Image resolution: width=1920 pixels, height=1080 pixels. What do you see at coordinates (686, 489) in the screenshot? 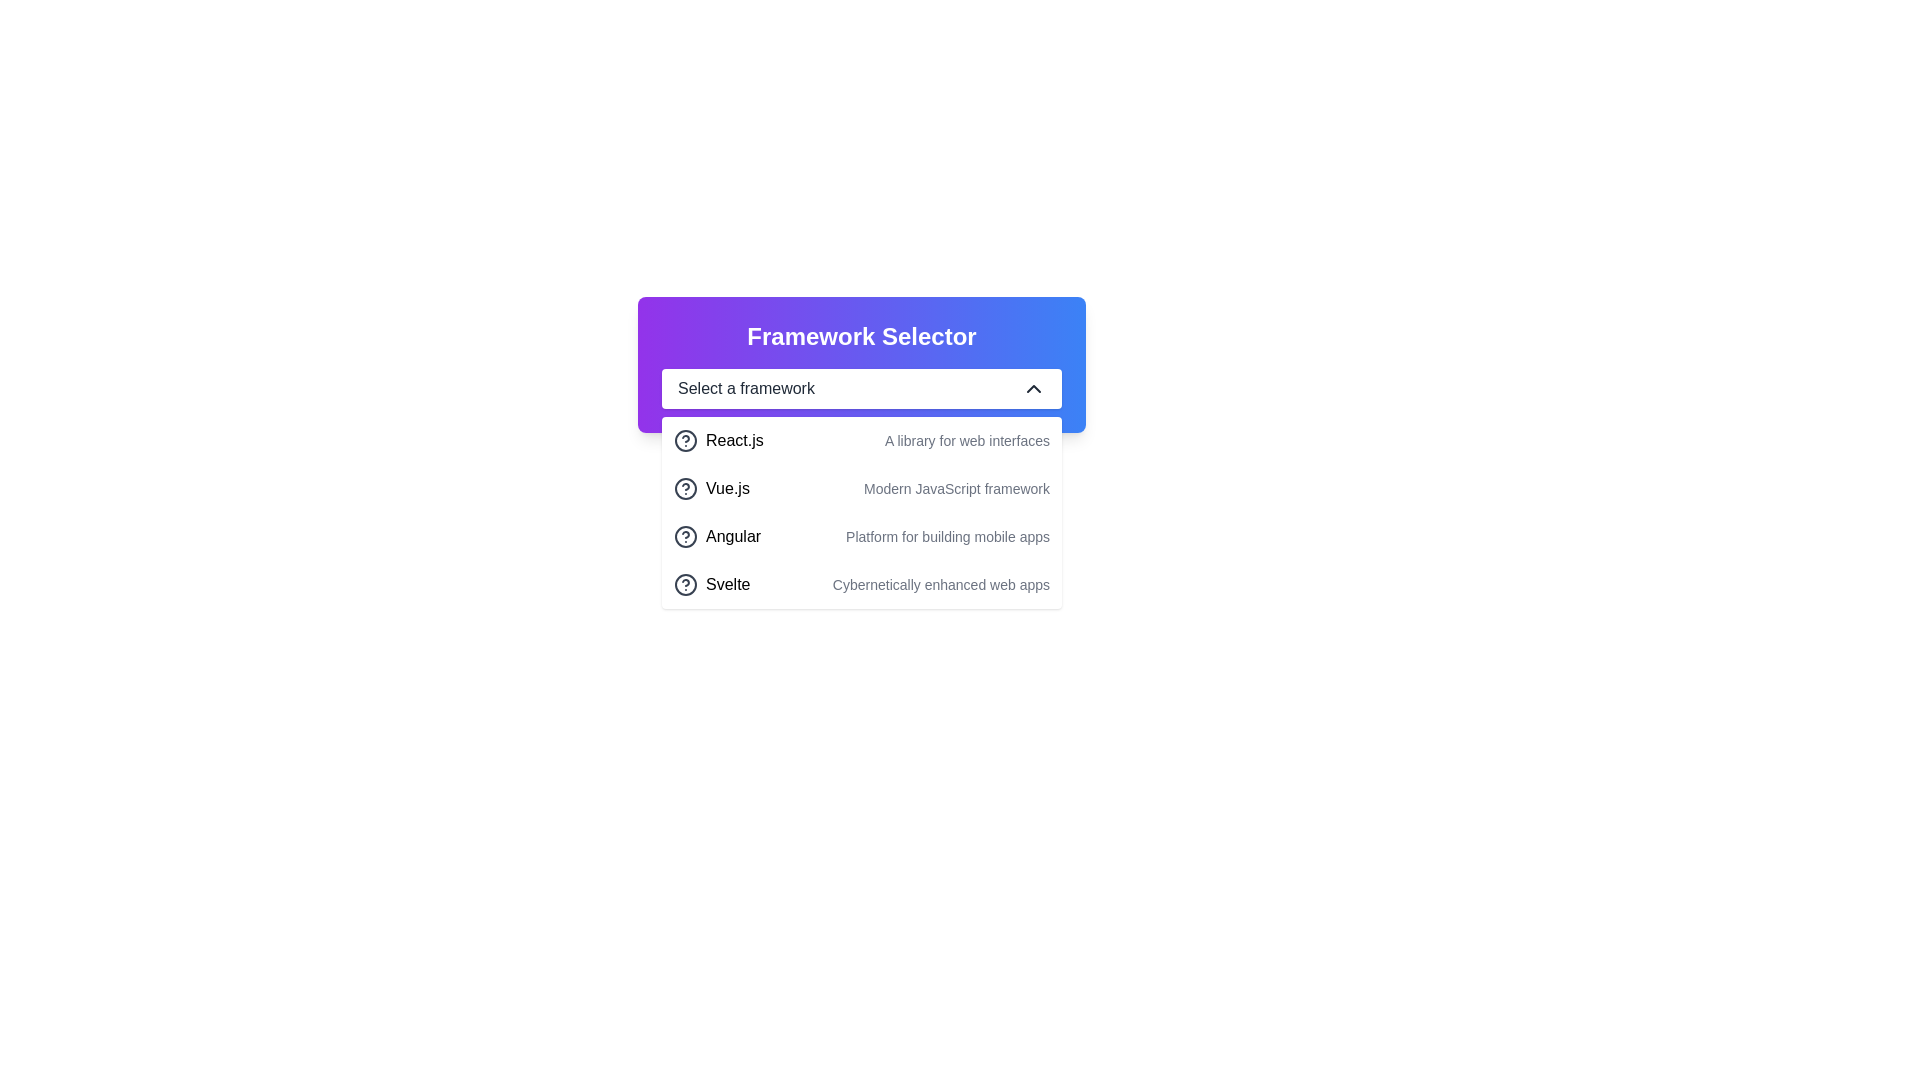
I see `the visual style of the central circle within the 'help circle' icon located to the left of the 'React.js' list item in the dropdown menu` at bounding box center [686, 489].